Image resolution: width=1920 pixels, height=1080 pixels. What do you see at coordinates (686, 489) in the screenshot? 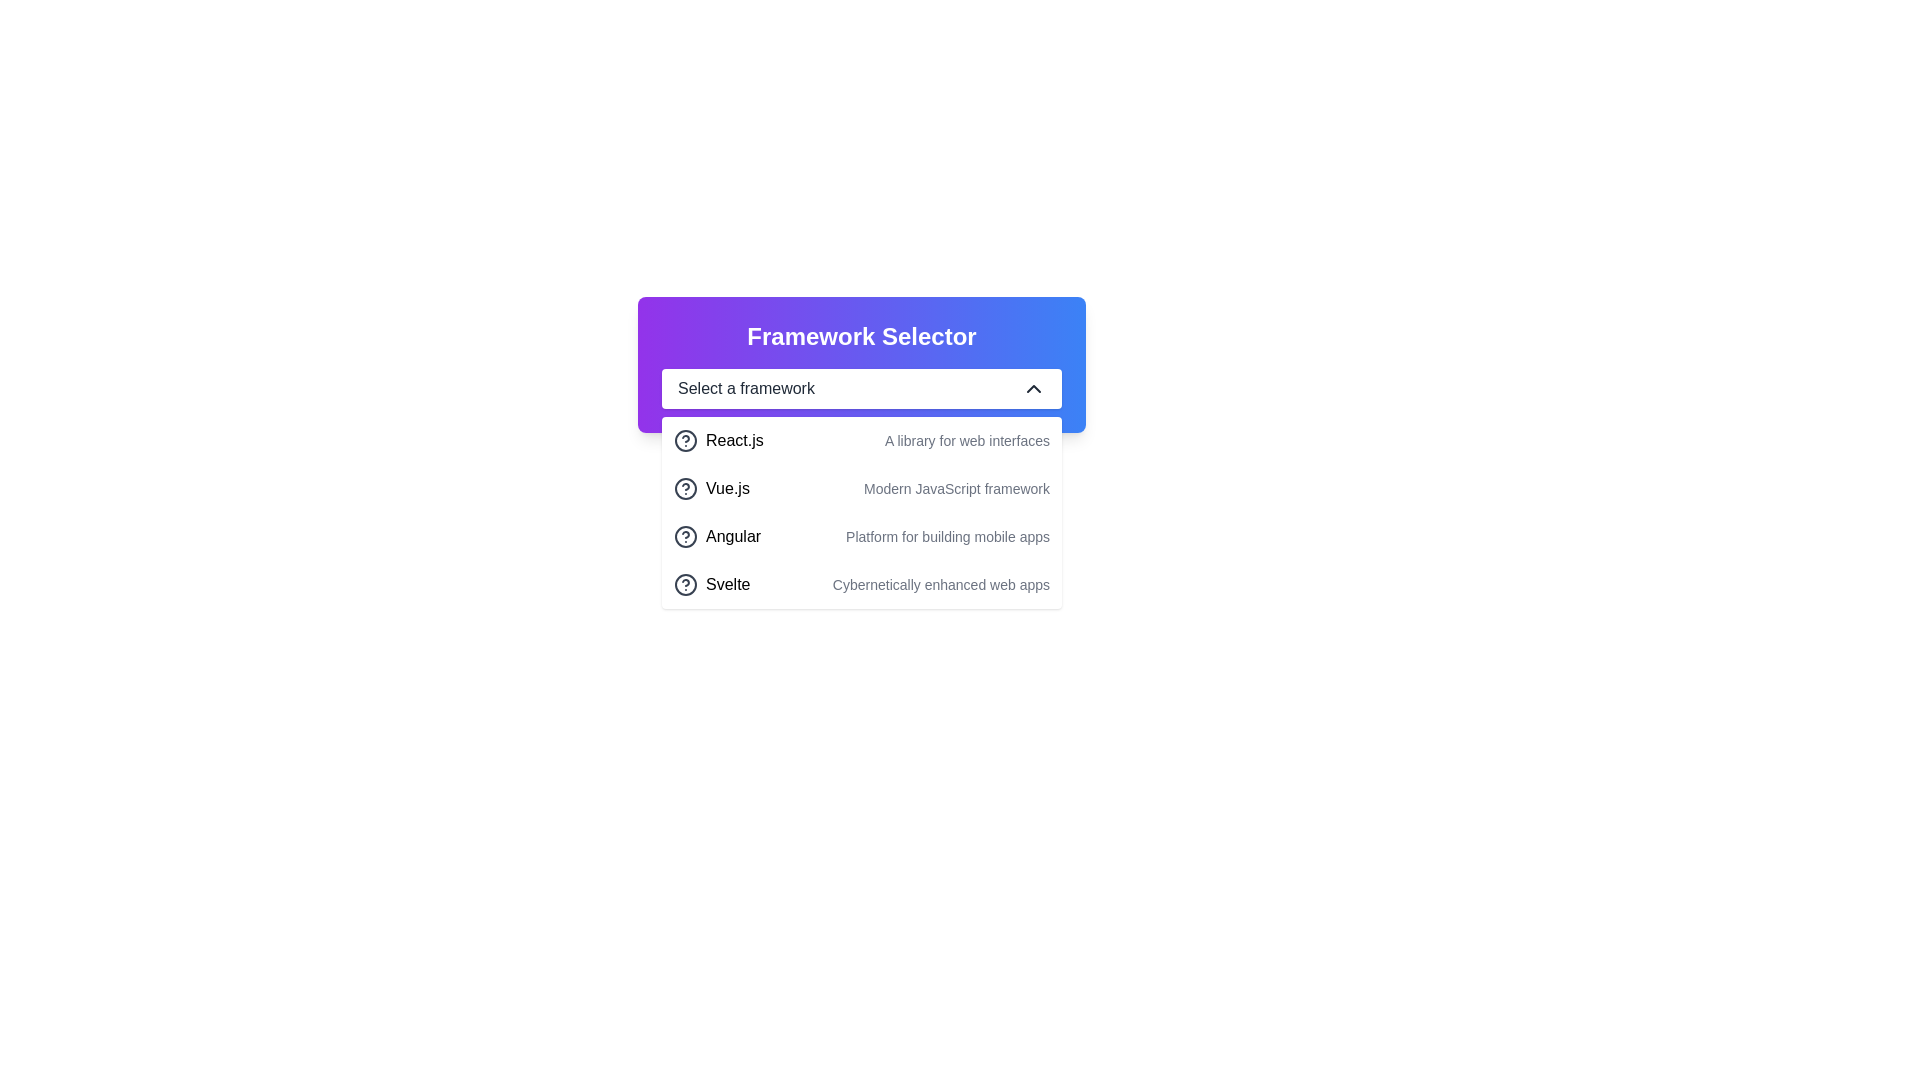
I see `the visual style of the central circle within the 'help circle' icon located to the left of the 'React.js' list item in the dropdown menu` at bounding box center [686, 489].